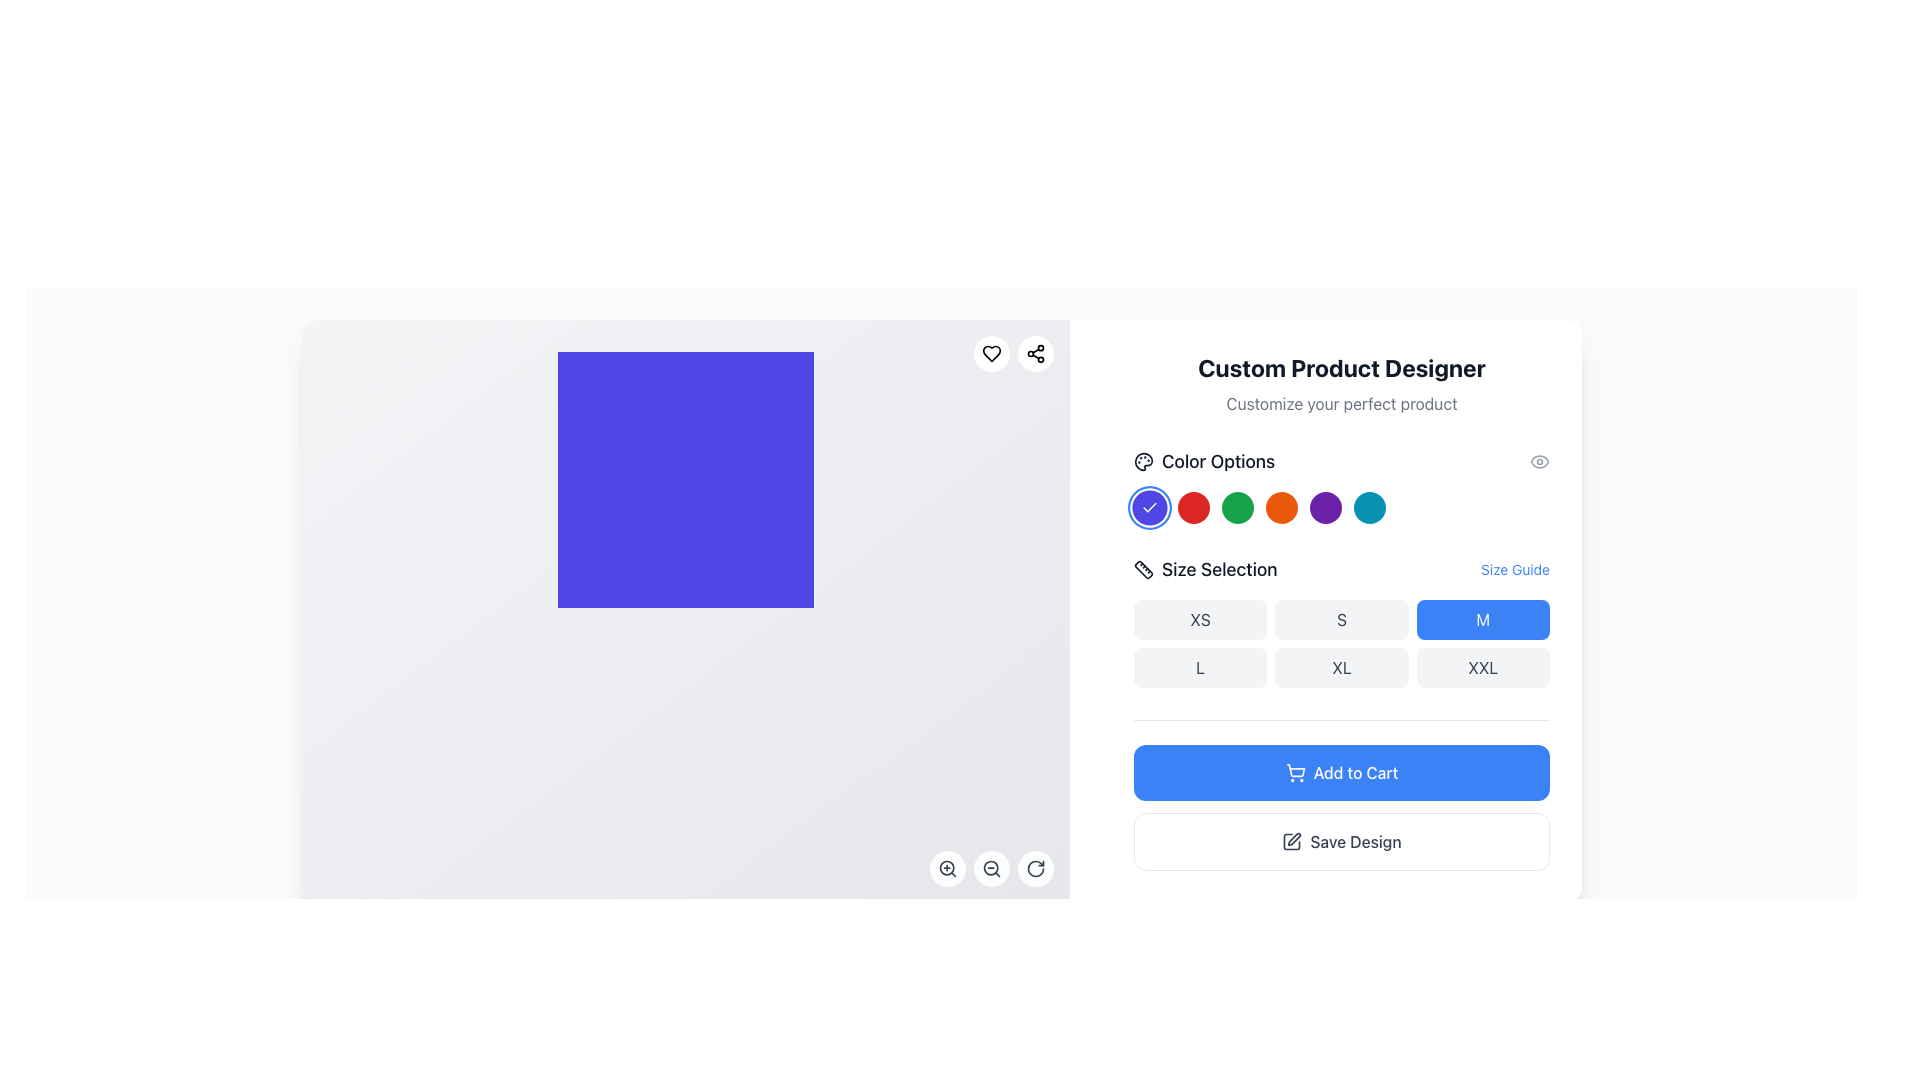 The image size is (1920, 1080). What do you see at coordinates (1150, 505) in the screenshot?
I see `the circular blue button with a white checkmark icon, which is the first in the row of color-option buttons below 'Color Options.'` at bounding box center [1150, 505].